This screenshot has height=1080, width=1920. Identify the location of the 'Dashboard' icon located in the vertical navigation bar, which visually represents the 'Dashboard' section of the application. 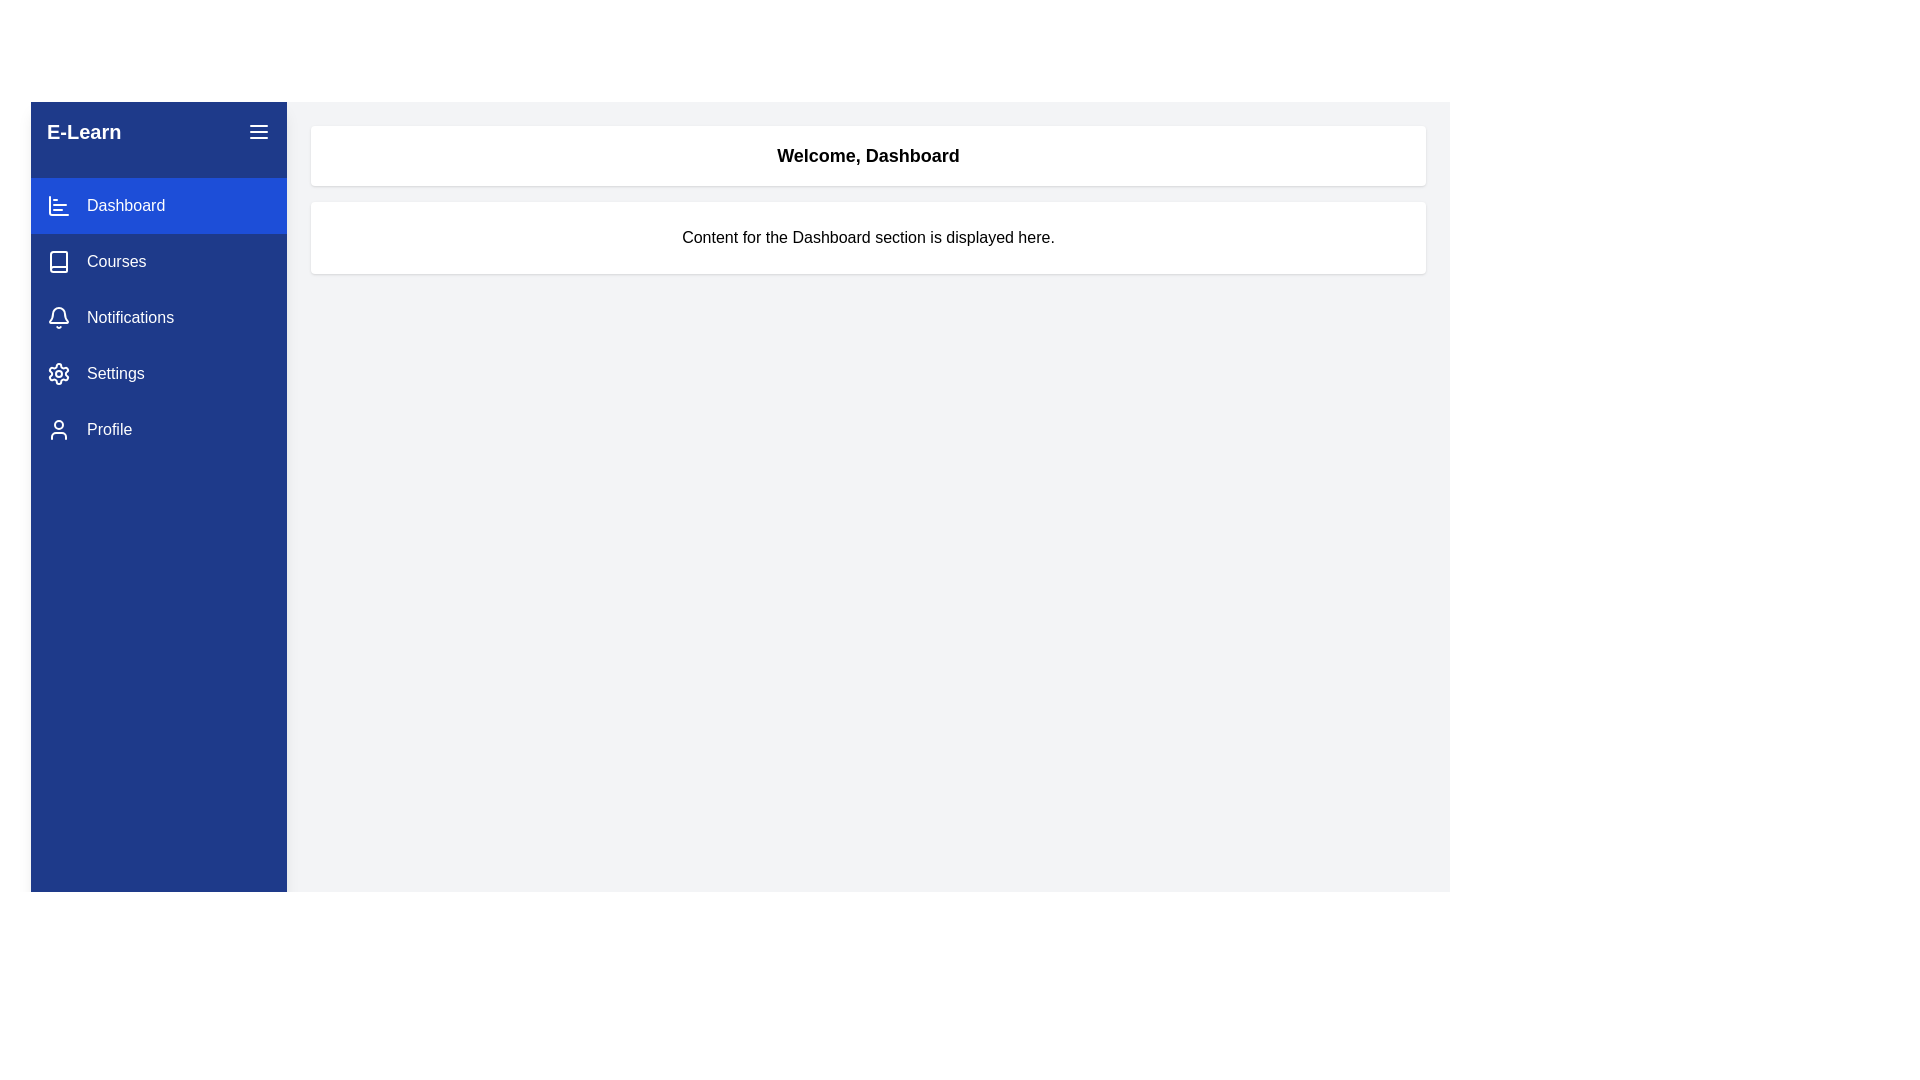
(58, 205).